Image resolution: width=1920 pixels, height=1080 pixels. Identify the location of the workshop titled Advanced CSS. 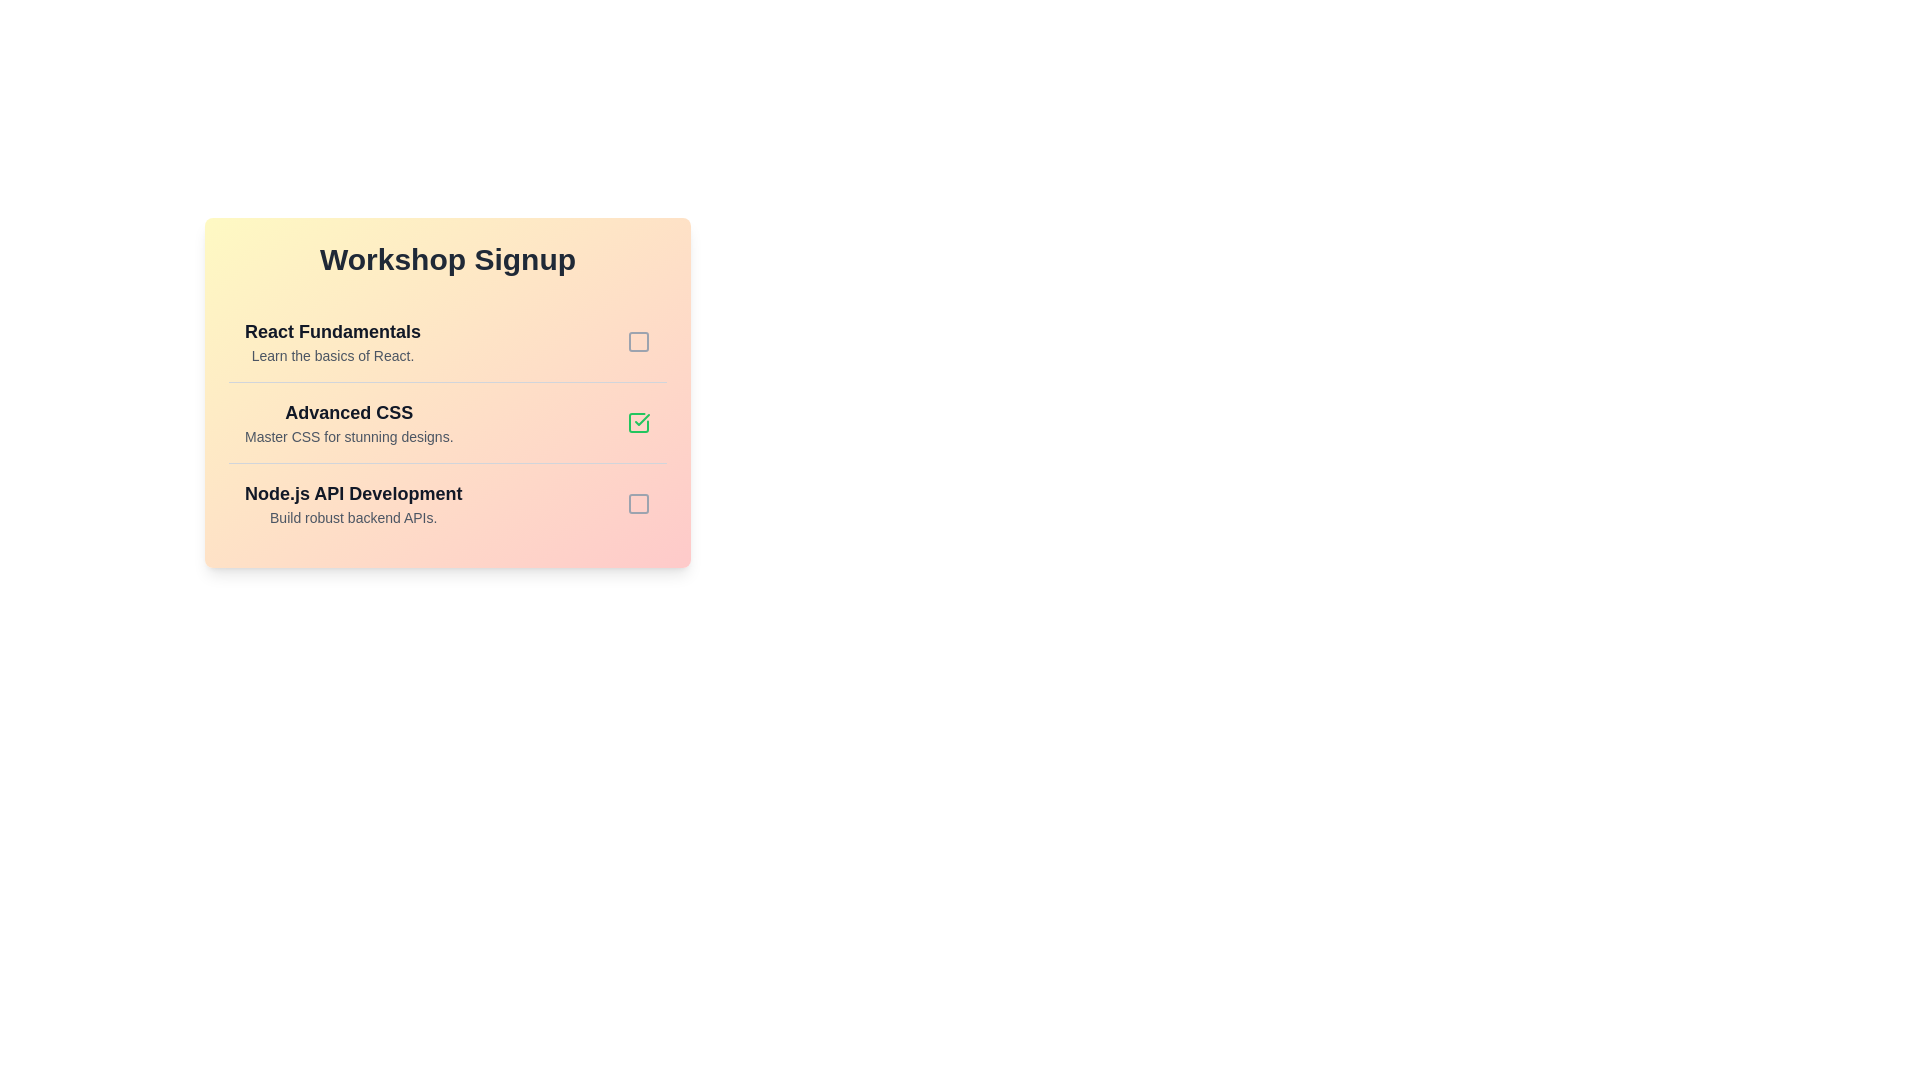
(349, 422).